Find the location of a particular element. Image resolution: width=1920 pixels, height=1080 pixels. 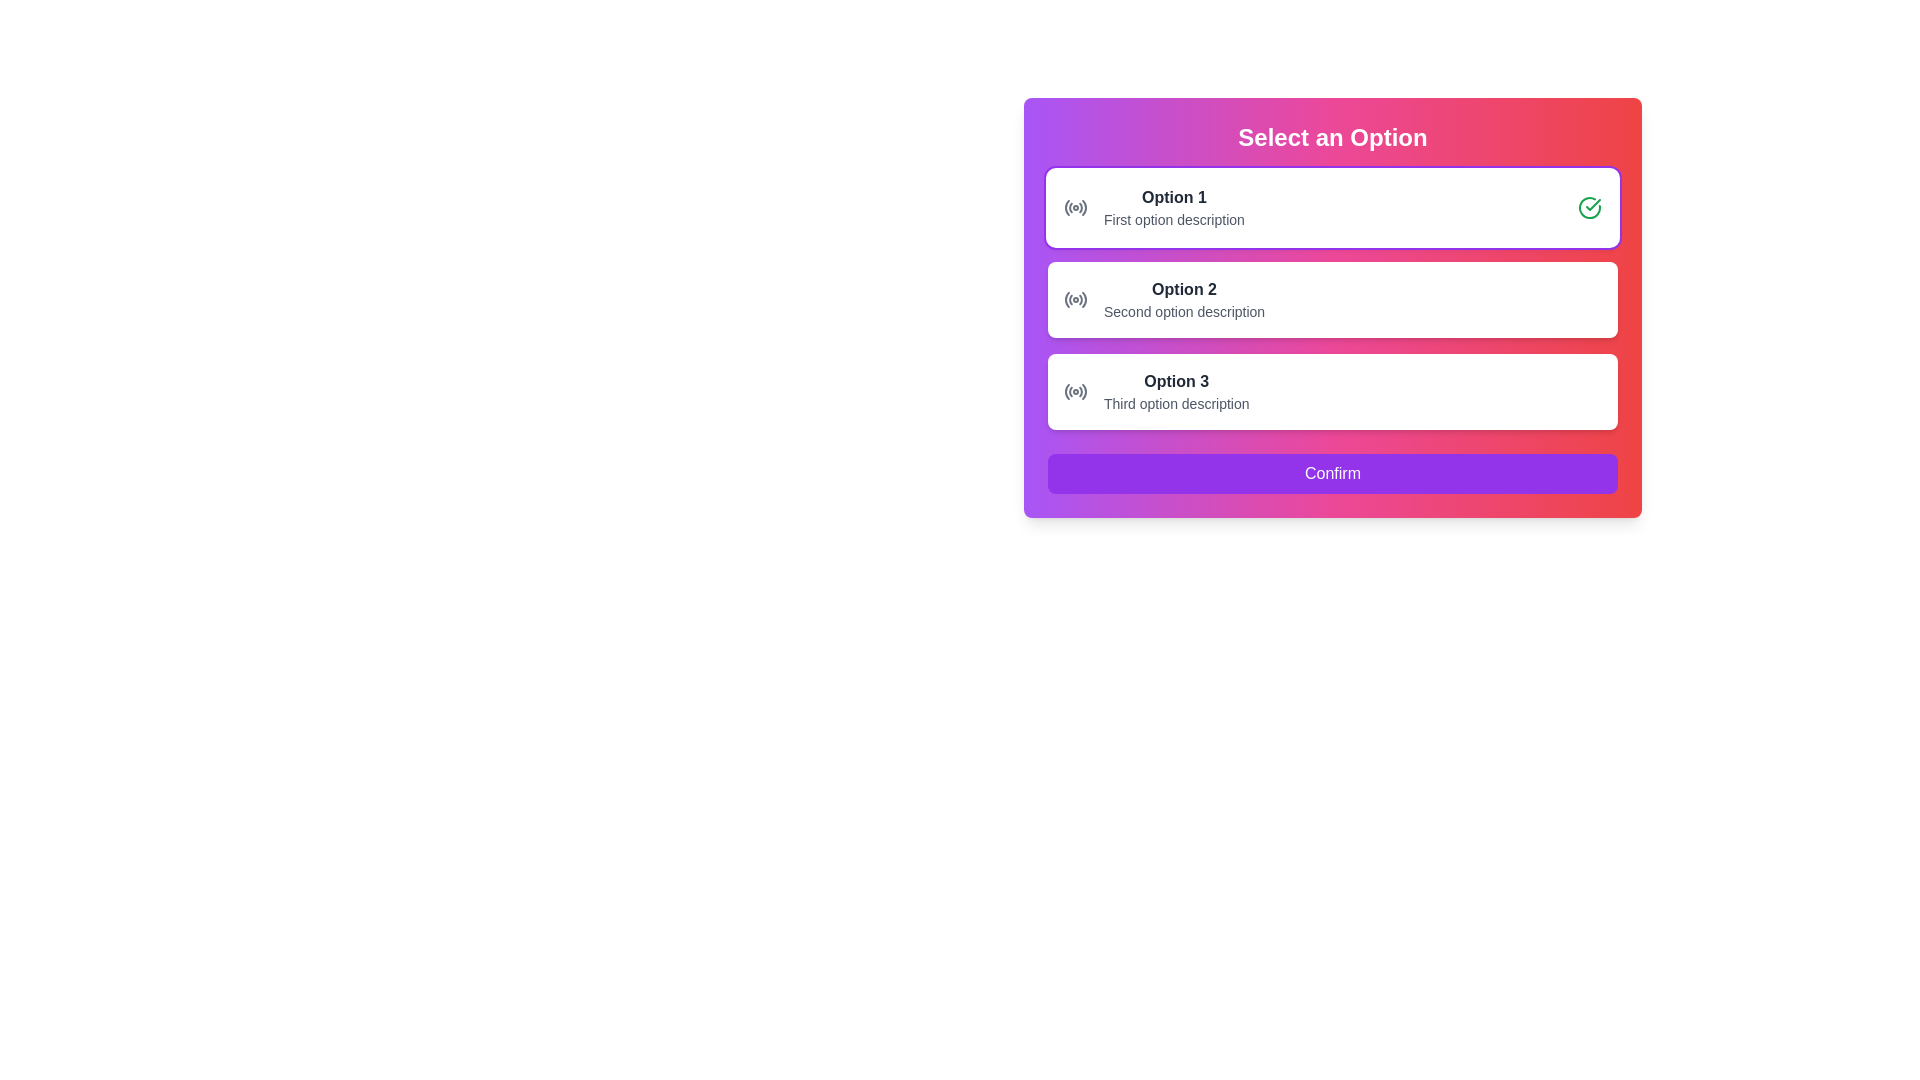

the Decorative radio icon located to the left of the 'Option 2' selection option, which is styled with a gray color and has radiating waves is located at coordinates (1074, 300).